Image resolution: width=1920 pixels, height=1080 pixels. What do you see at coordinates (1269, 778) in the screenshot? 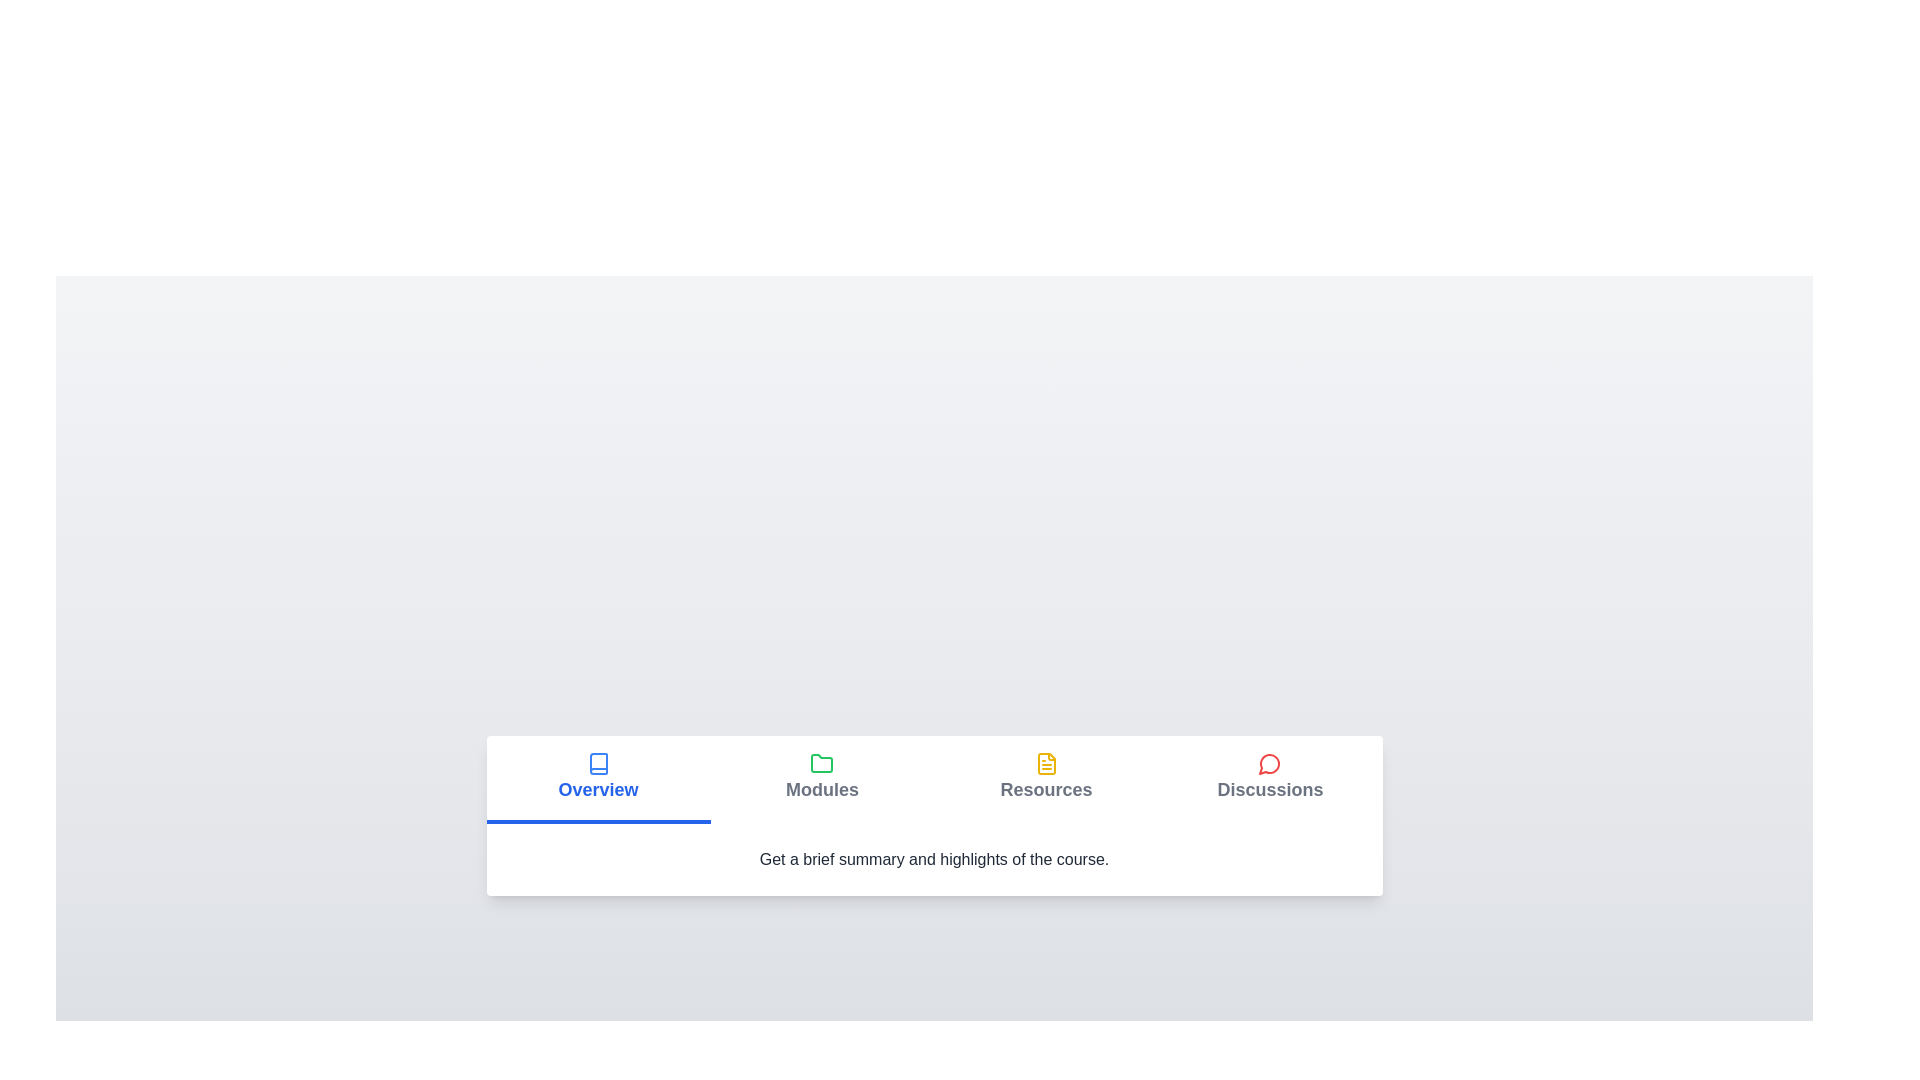
I see `the tab Discussions to view its content` at bounding box center [1269, 778].